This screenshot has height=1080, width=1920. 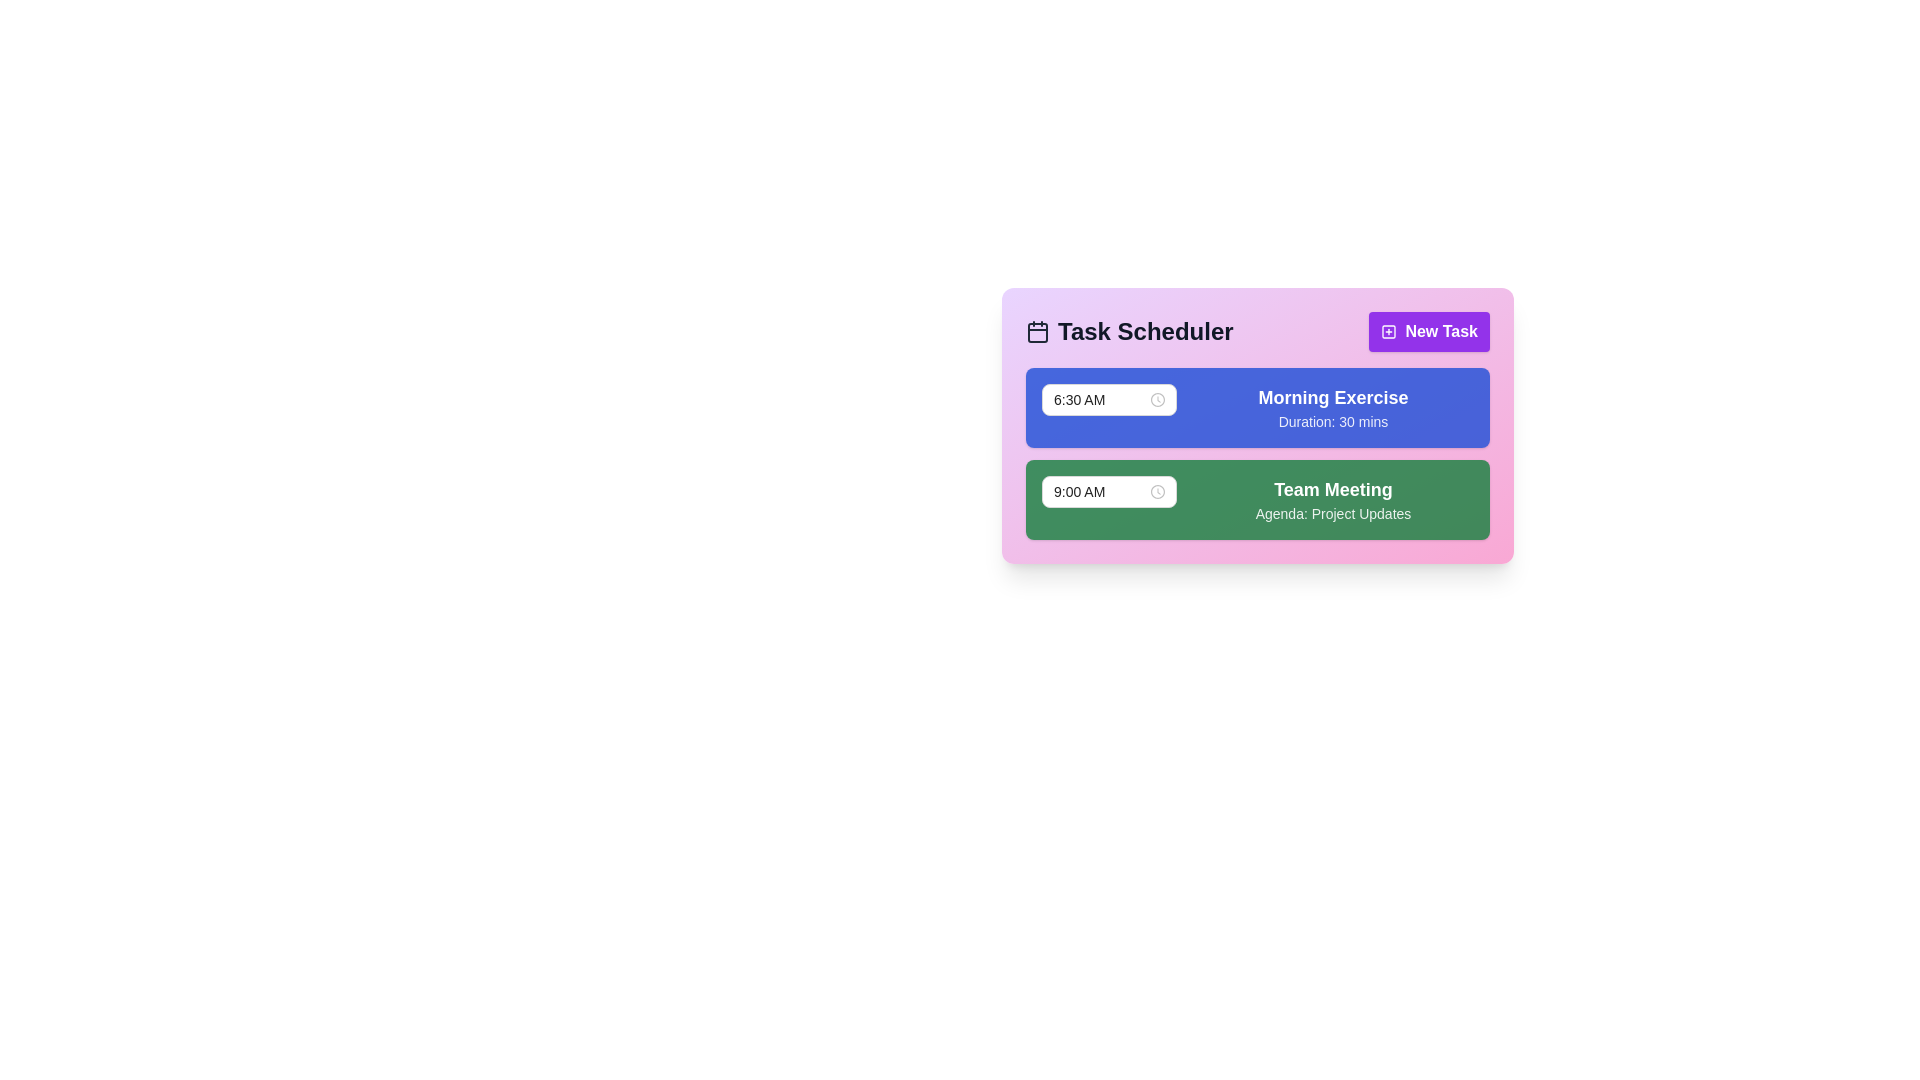 What do you see at coordinates (1388, 330) in the screenshot?
I see `the graphical icon that complements the 'New Task' button, which visually indicates the action to create a new task` at bounding box center [1388, 330].